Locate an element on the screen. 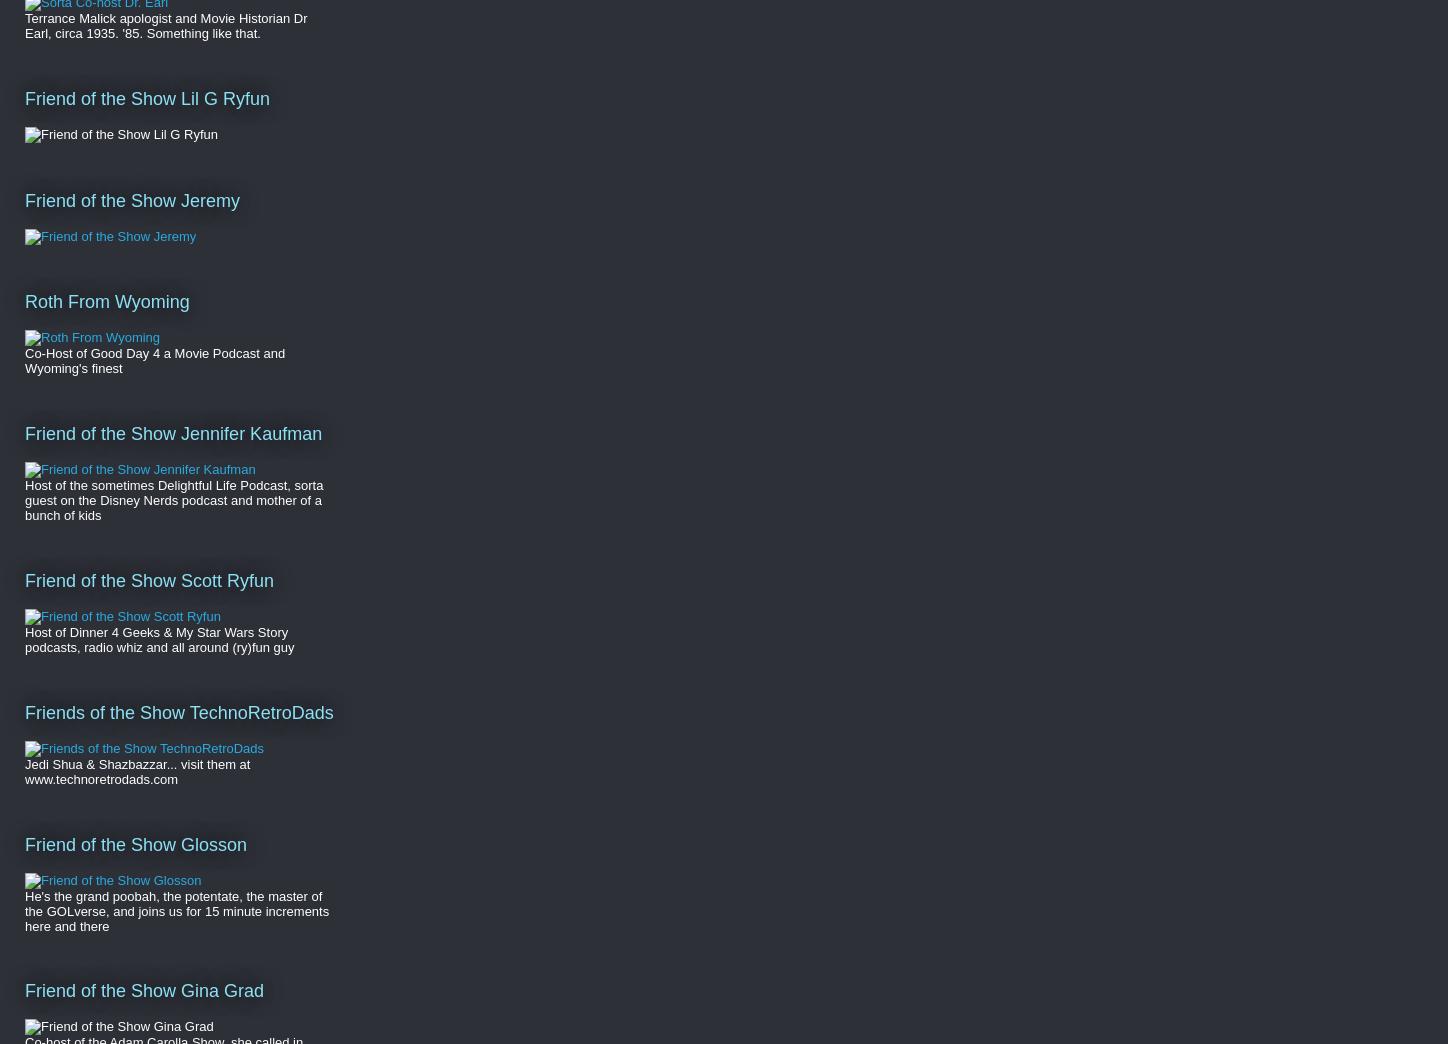  'Friend of the Show Lil G Ryfun' is located at coordinates (146, 98).